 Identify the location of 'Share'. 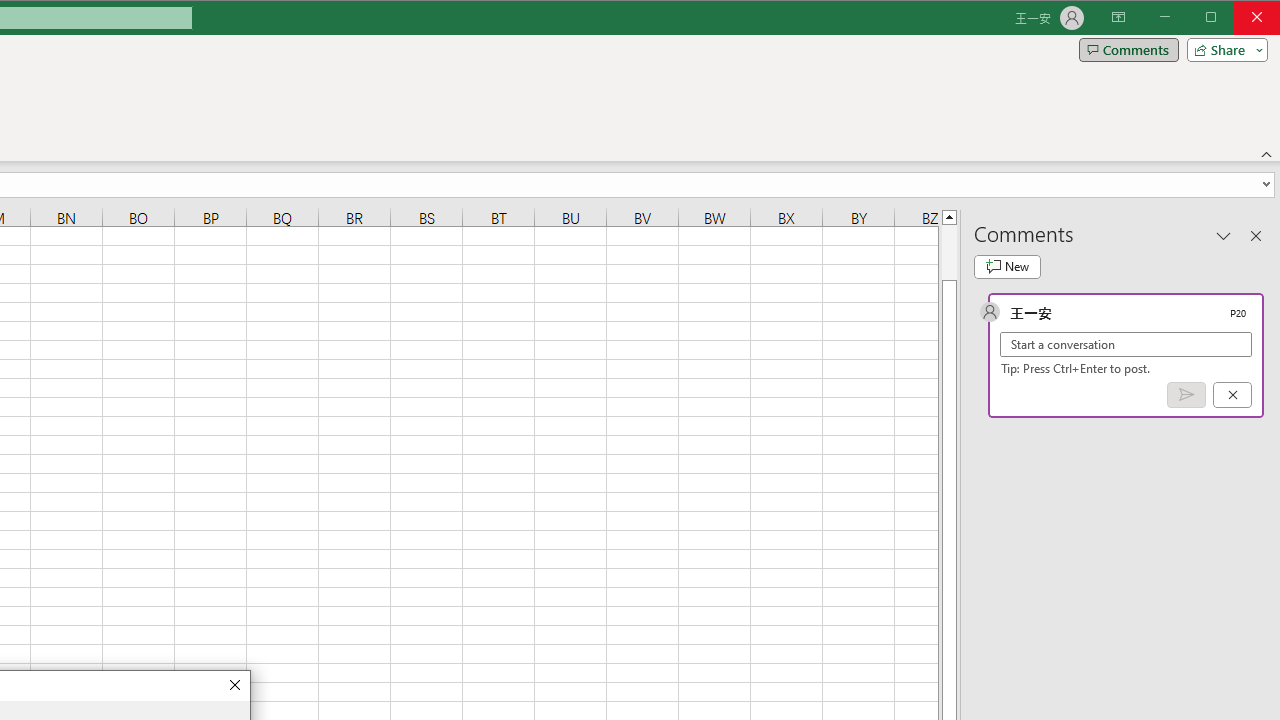
(1222, 49).